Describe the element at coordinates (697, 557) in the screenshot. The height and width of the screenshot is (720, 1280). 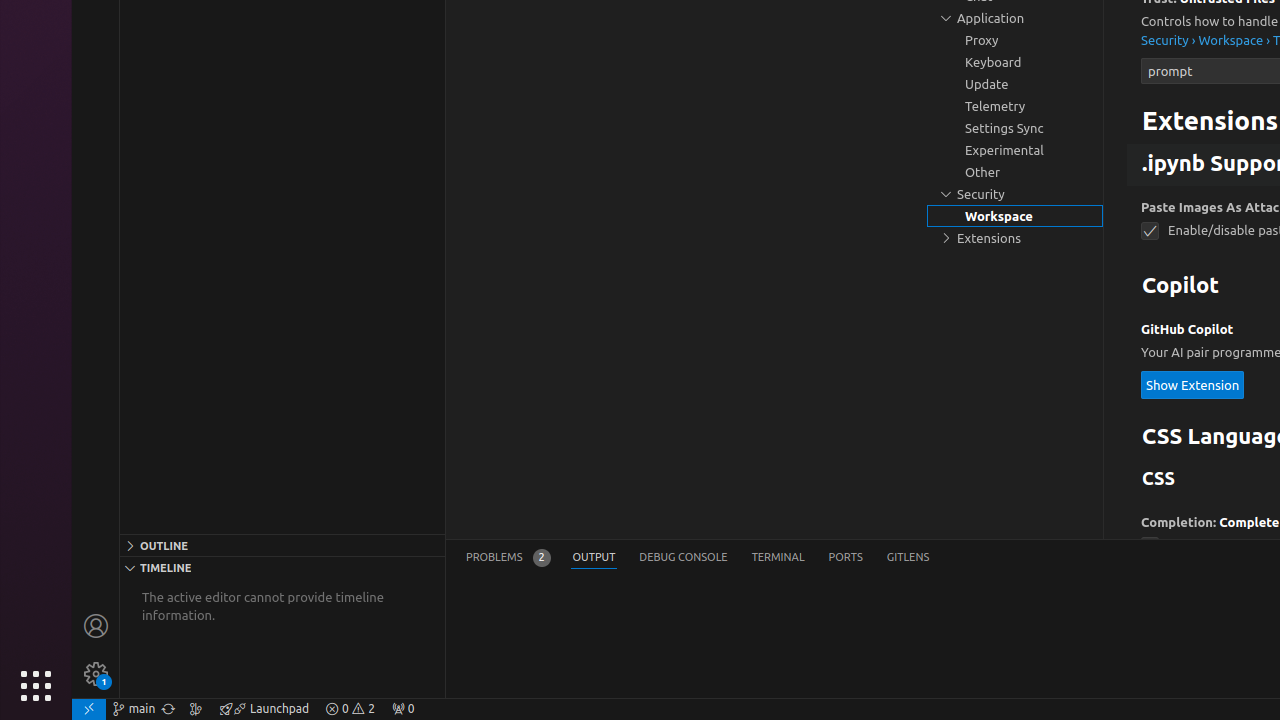
I see `'Active View Switcher'` at that location.